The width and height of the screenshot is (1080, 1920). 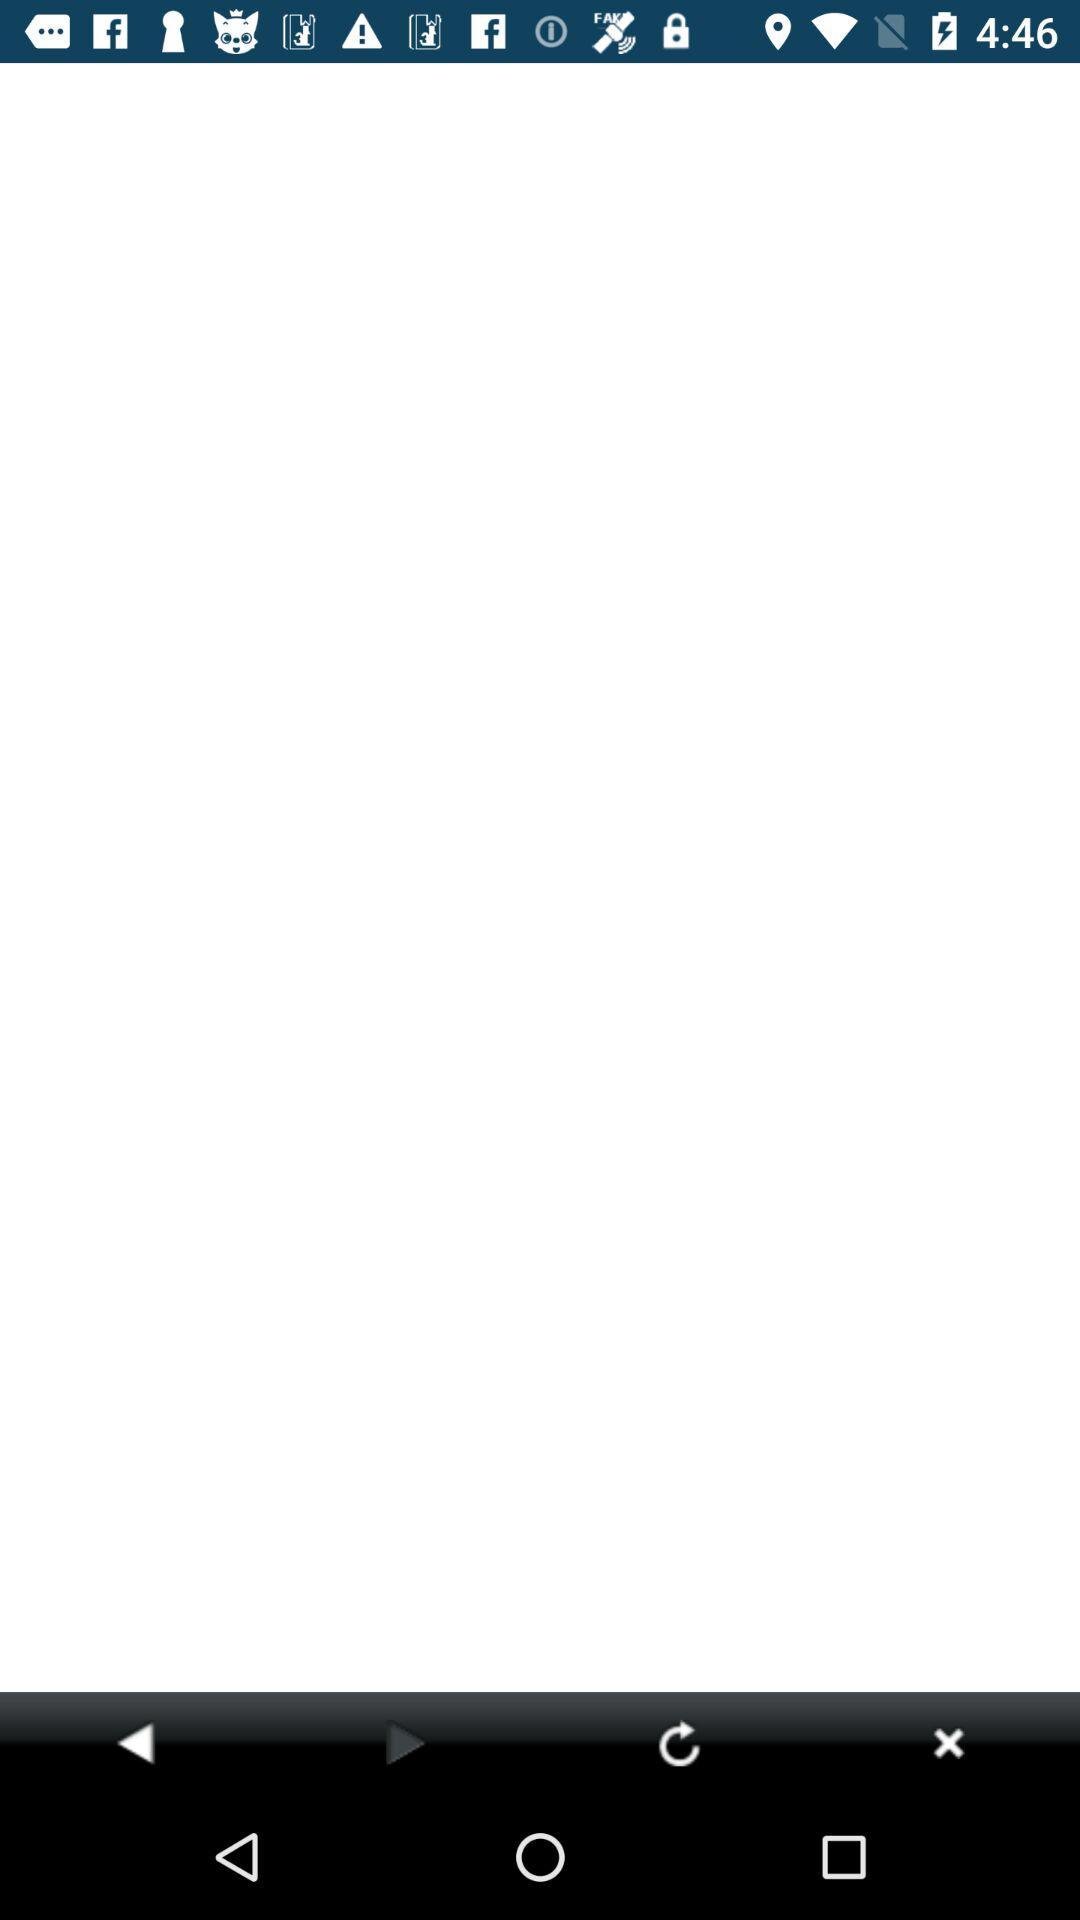 What do you see at coordinates (947, 1741) in the screenshot?
I see `icon at the bottom right corner` at bounding box center [947, 1741].